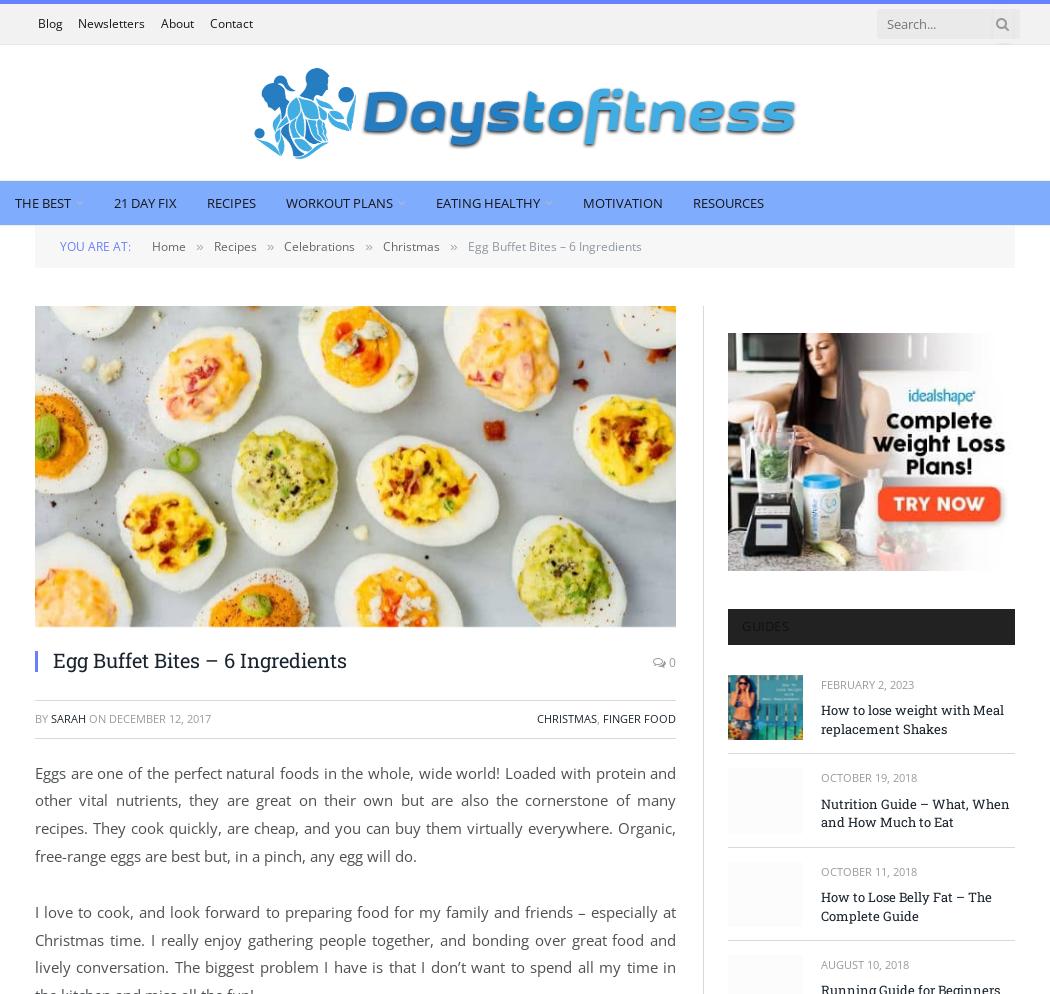 The image size is (1050, 994). What do you see at coordinates (99, 718) in the screenshot?
I see `'on'` at bounding box center [99, 718].